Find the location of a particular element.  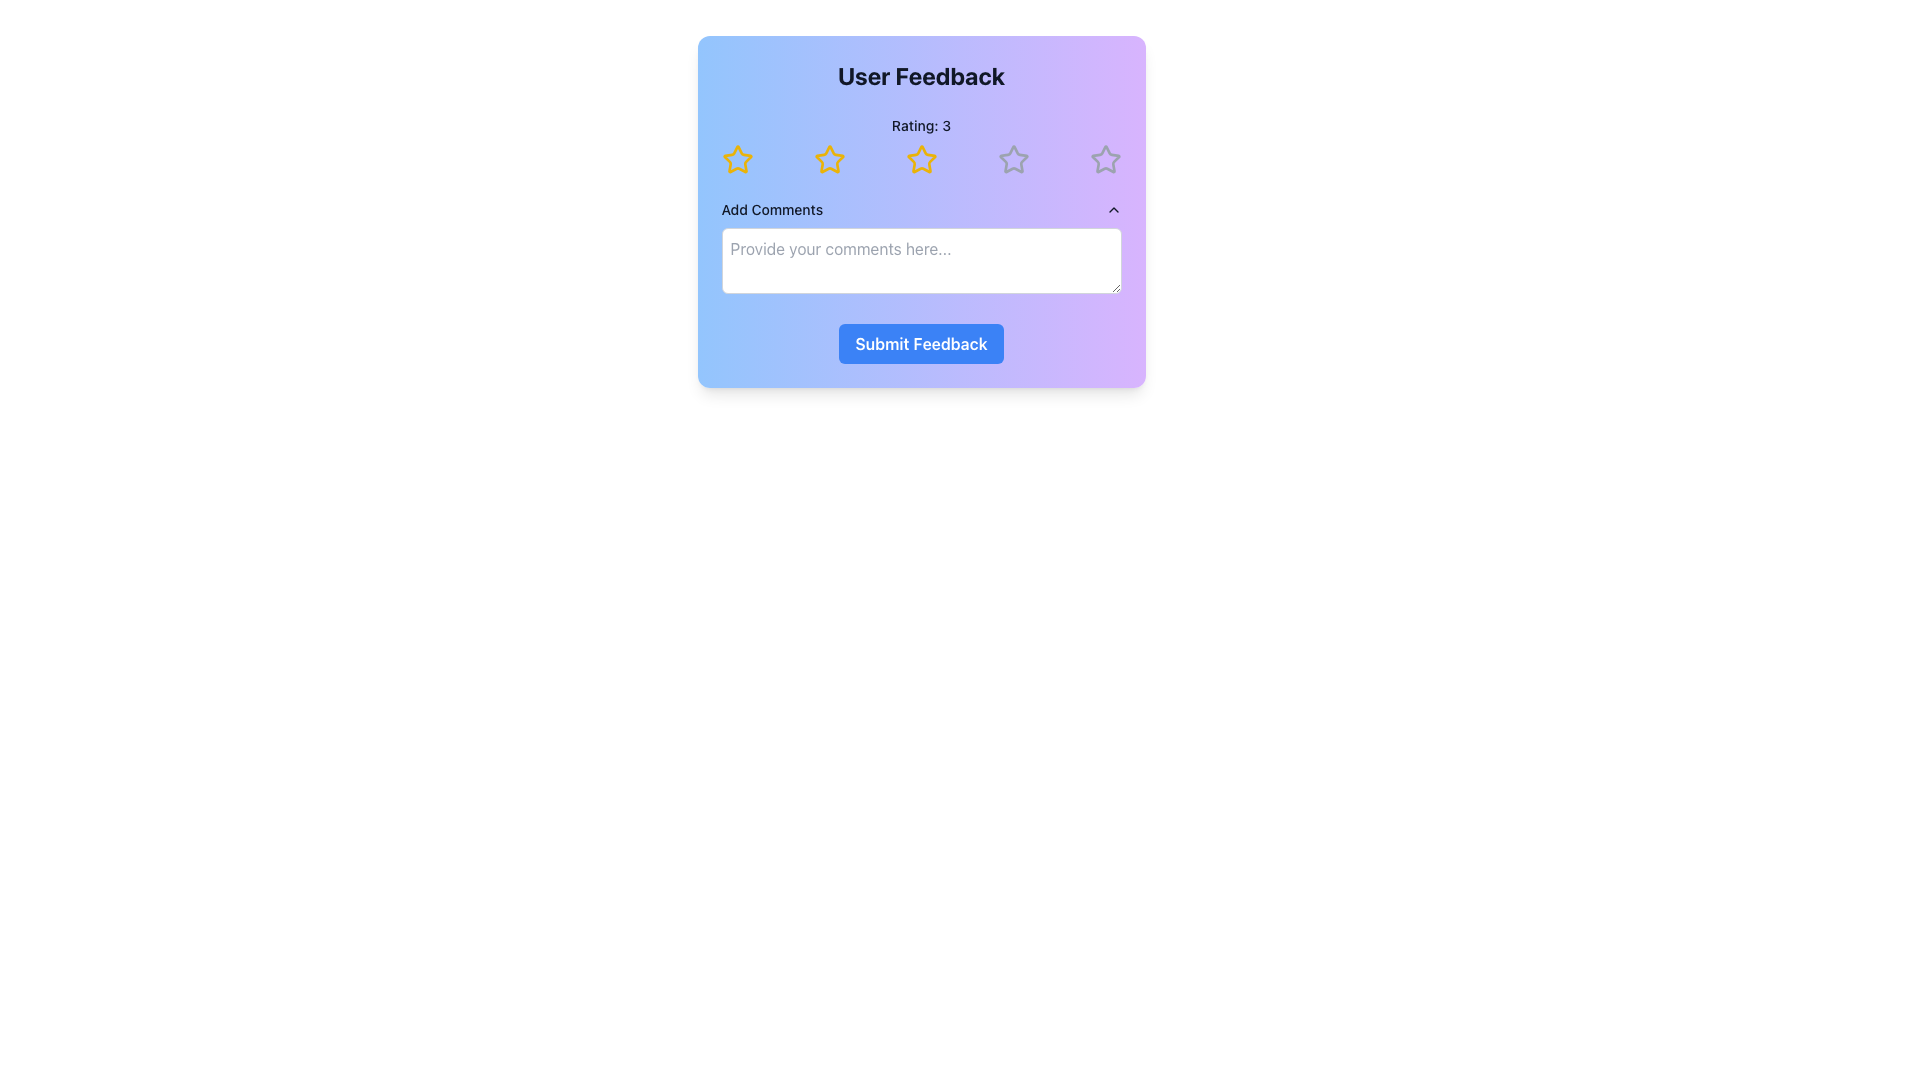

the third star in the interactive rating star component is located at coordinates (920, 158).